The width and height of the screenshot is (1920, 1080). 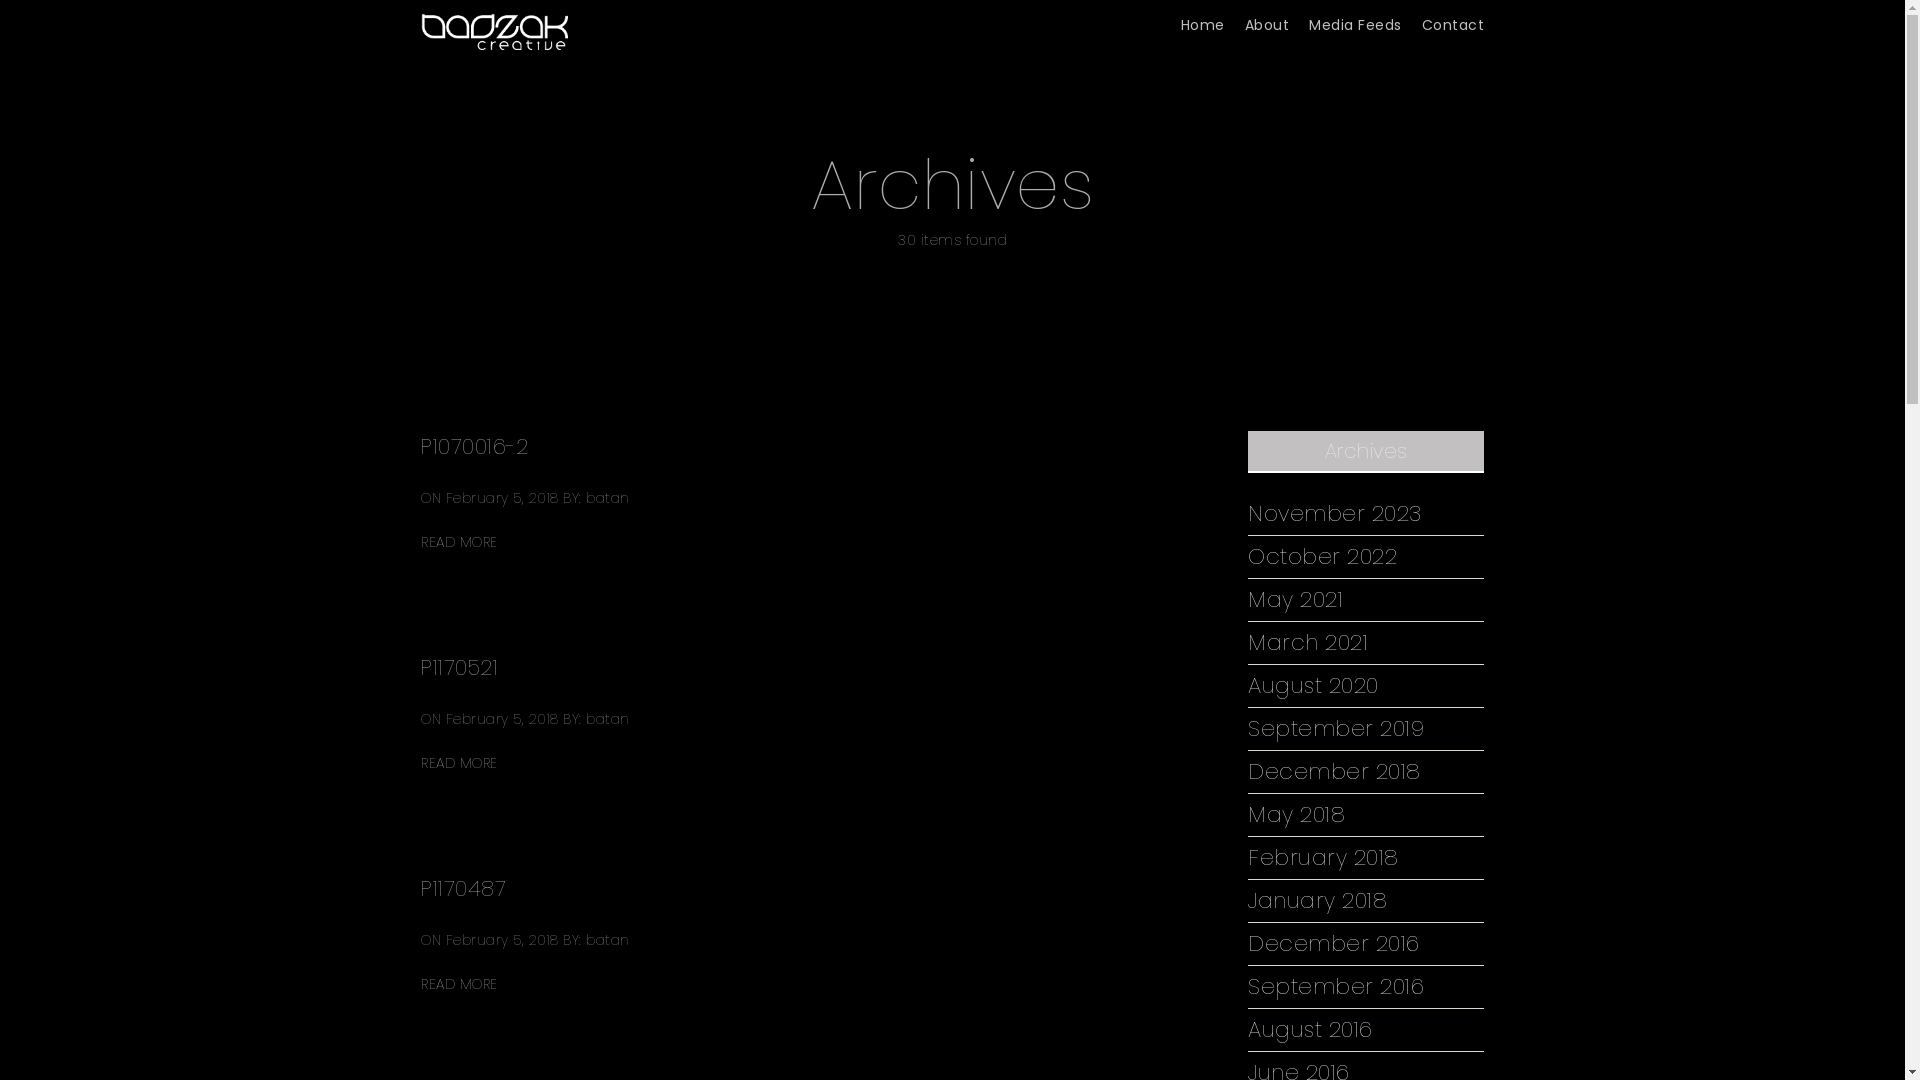 I want to click on 'Contact', so click(x=1453, y=26).